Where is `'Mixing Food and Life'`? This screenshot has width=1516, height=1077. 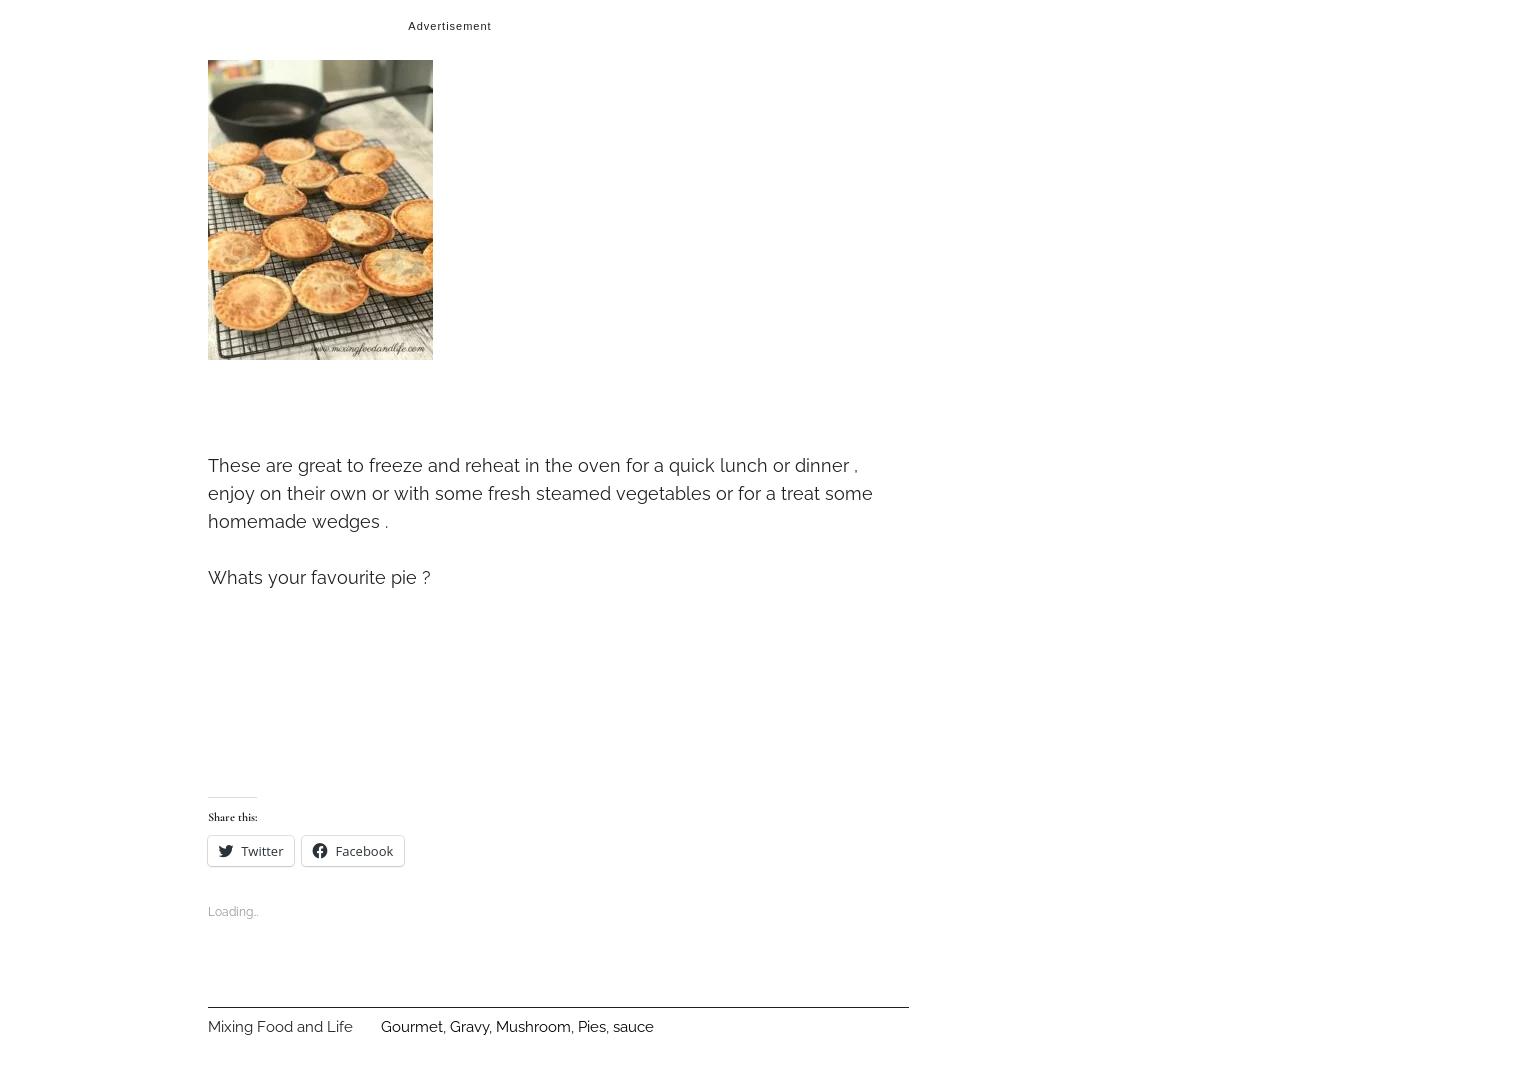
'Mixing Food and Life' is located at coordinates (280, 1024).